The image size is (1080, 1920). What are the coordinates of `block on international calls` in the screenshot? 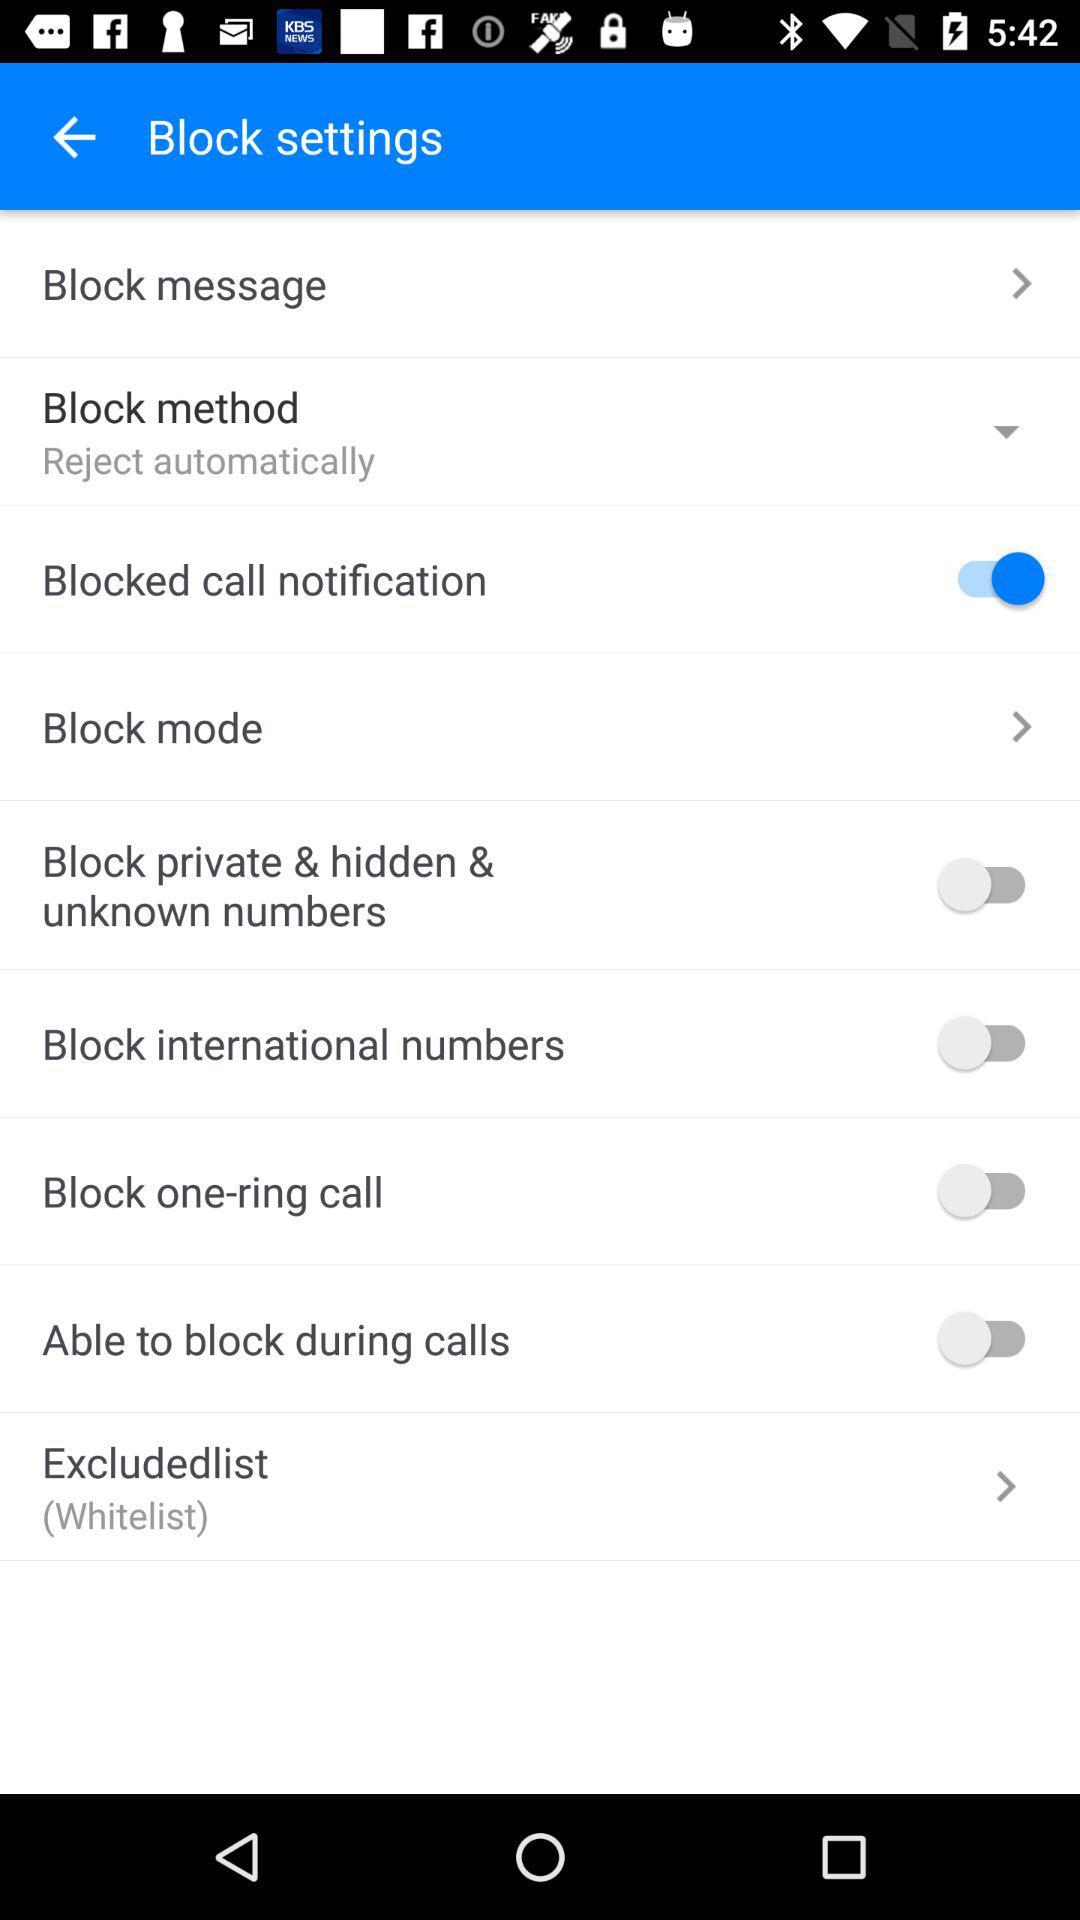 It's located at (991, 1041).